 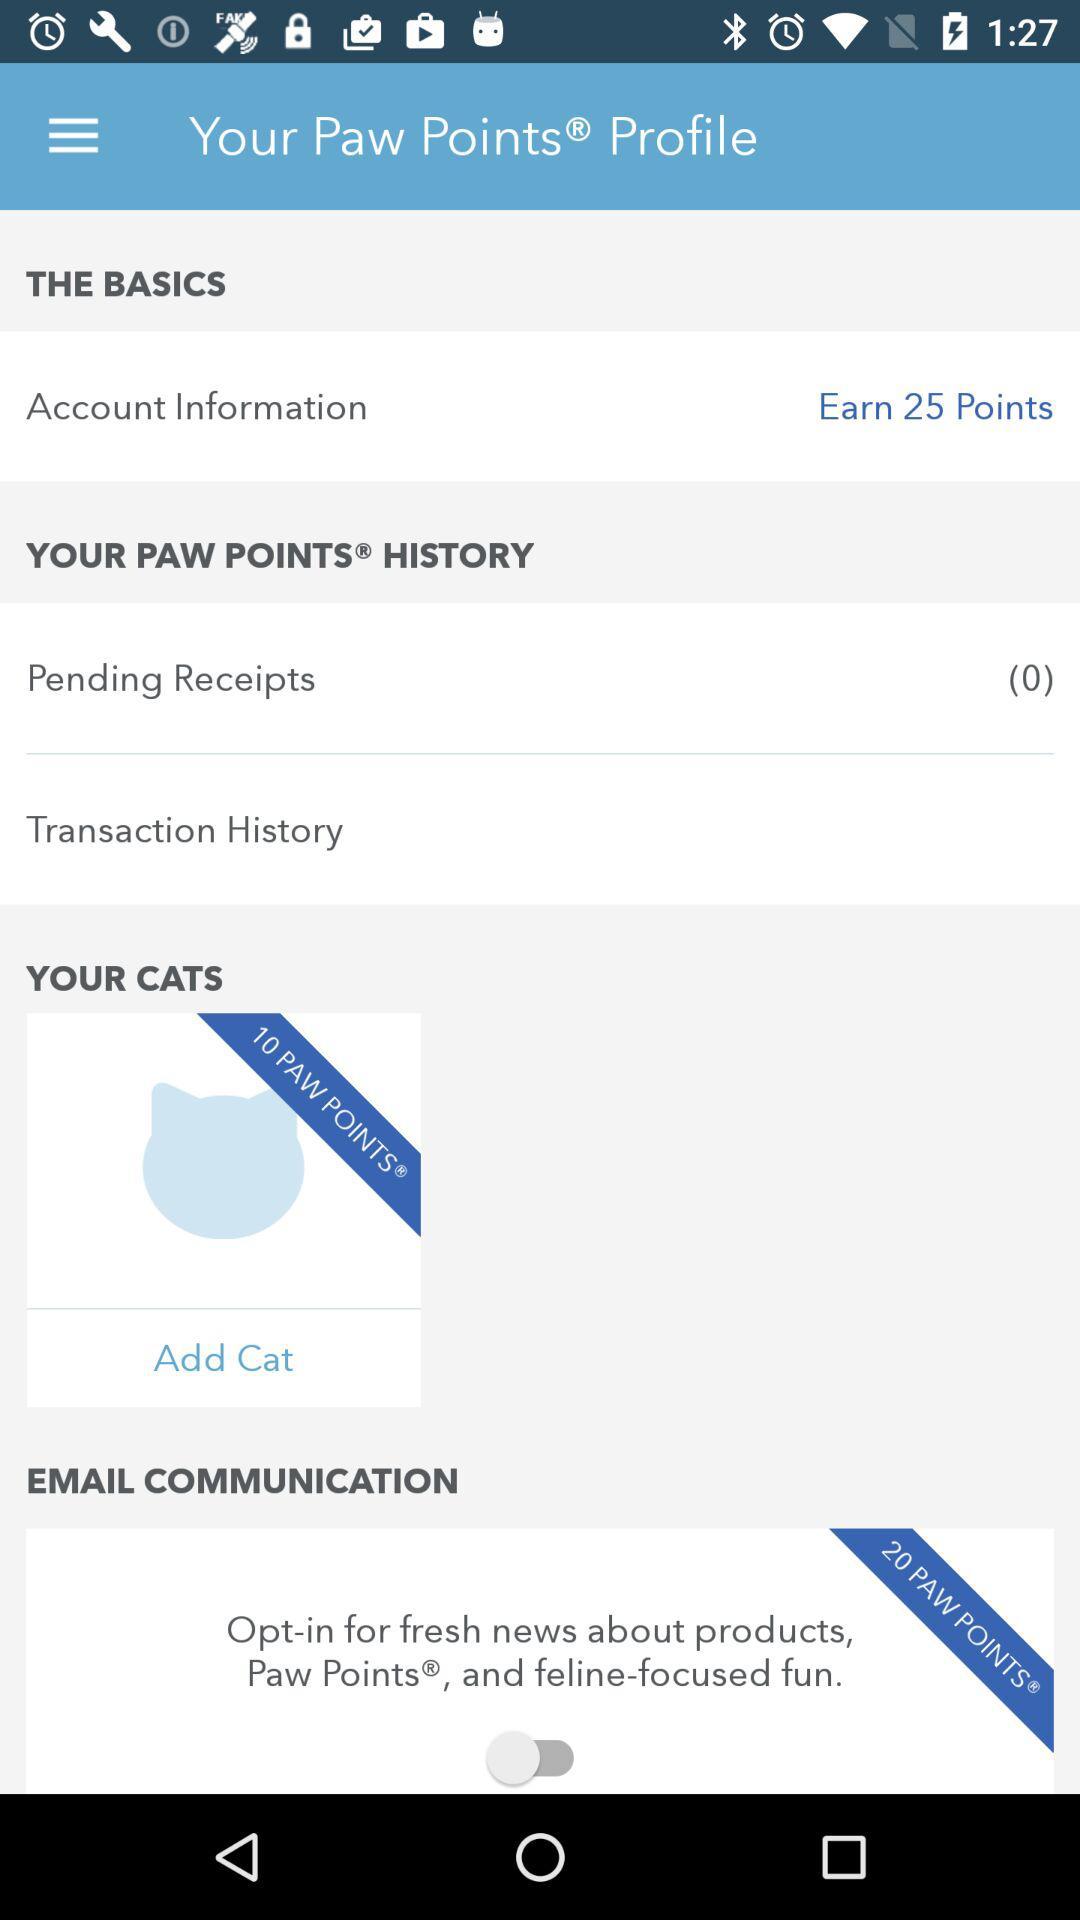 I want to click on the item above the your paw points item, so click(x=540, y=405).